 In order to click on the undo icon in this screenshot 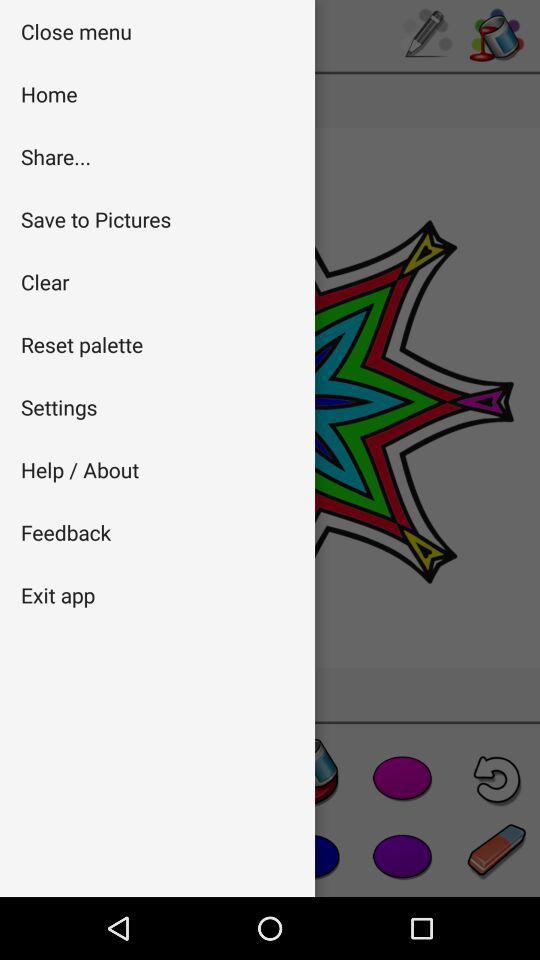, I will do `click(496, 779)`.